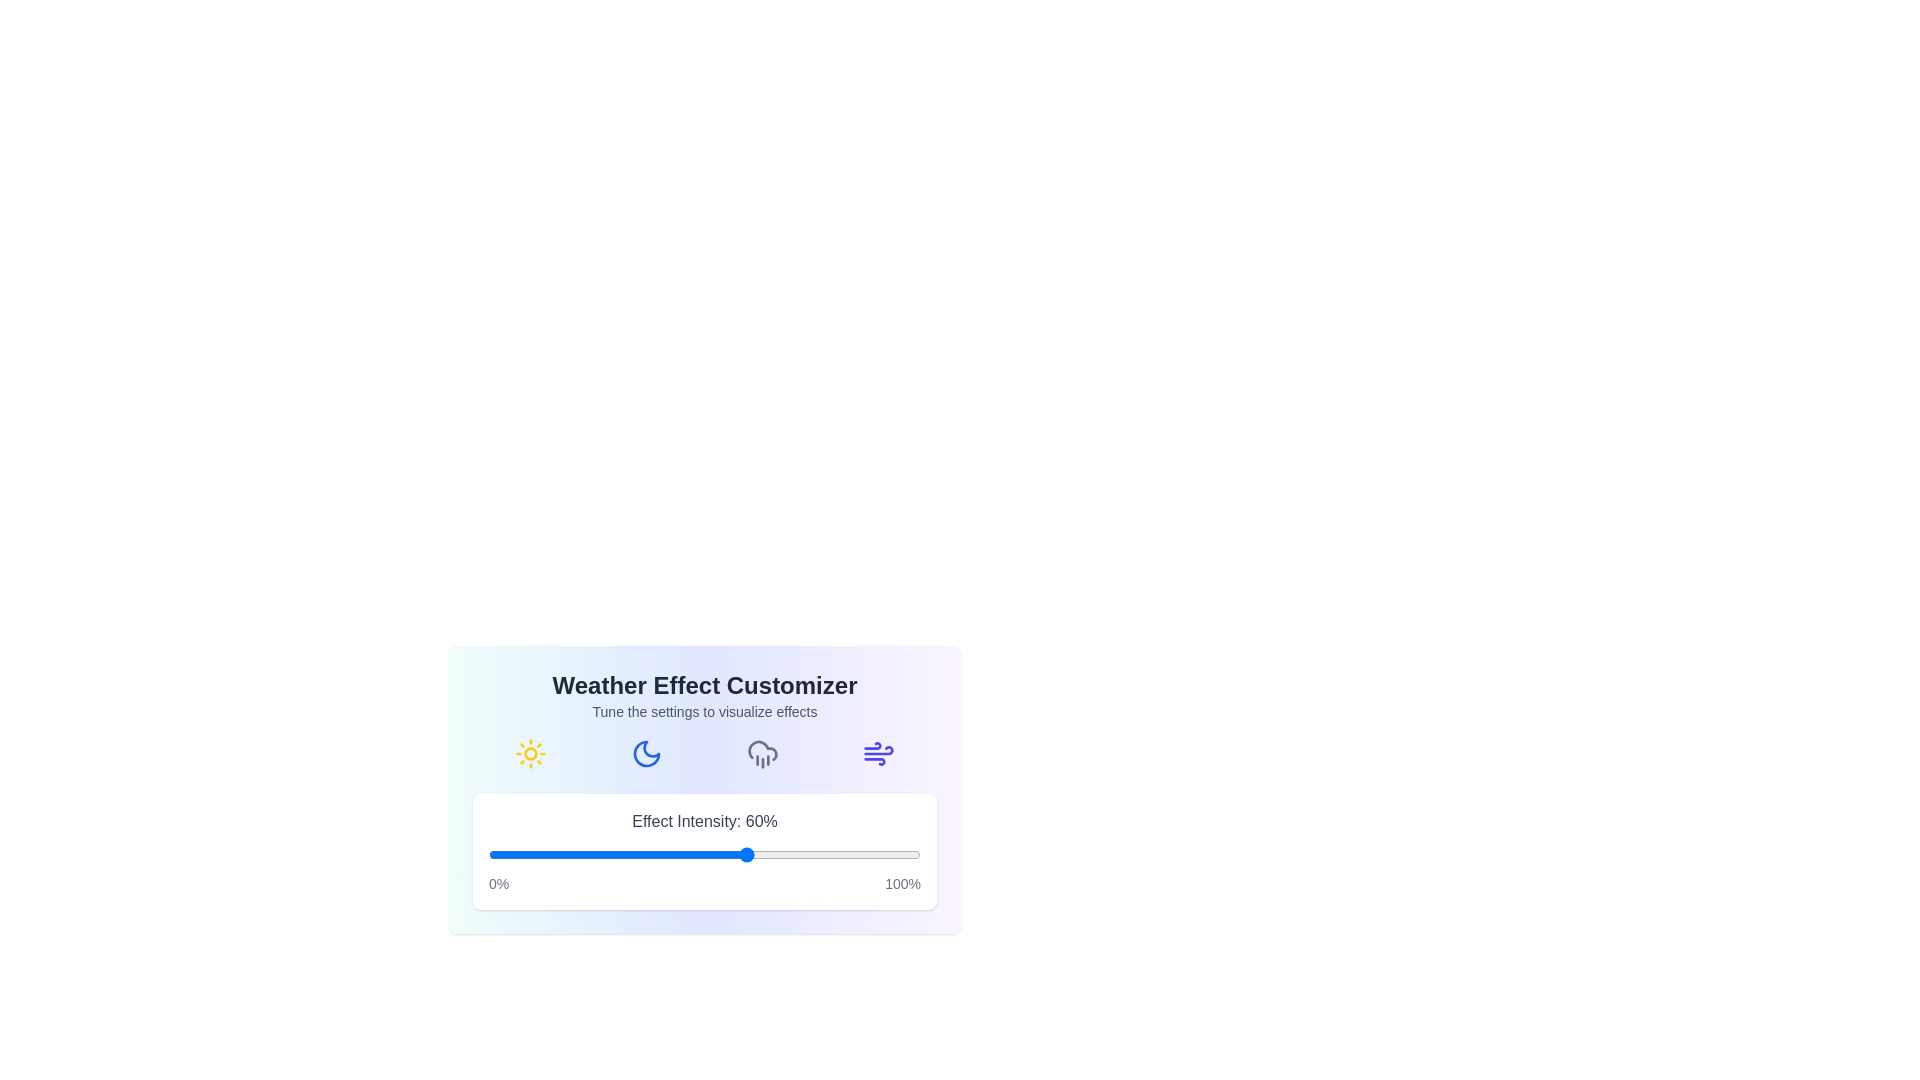  What do you see at coordinates (647, 753) in the screenshot?
I see `the crescent moon icon, which is the second icon in the row of graphical icons within the 'Weather Effect Customizer' section` at bounding box center [647, 753].